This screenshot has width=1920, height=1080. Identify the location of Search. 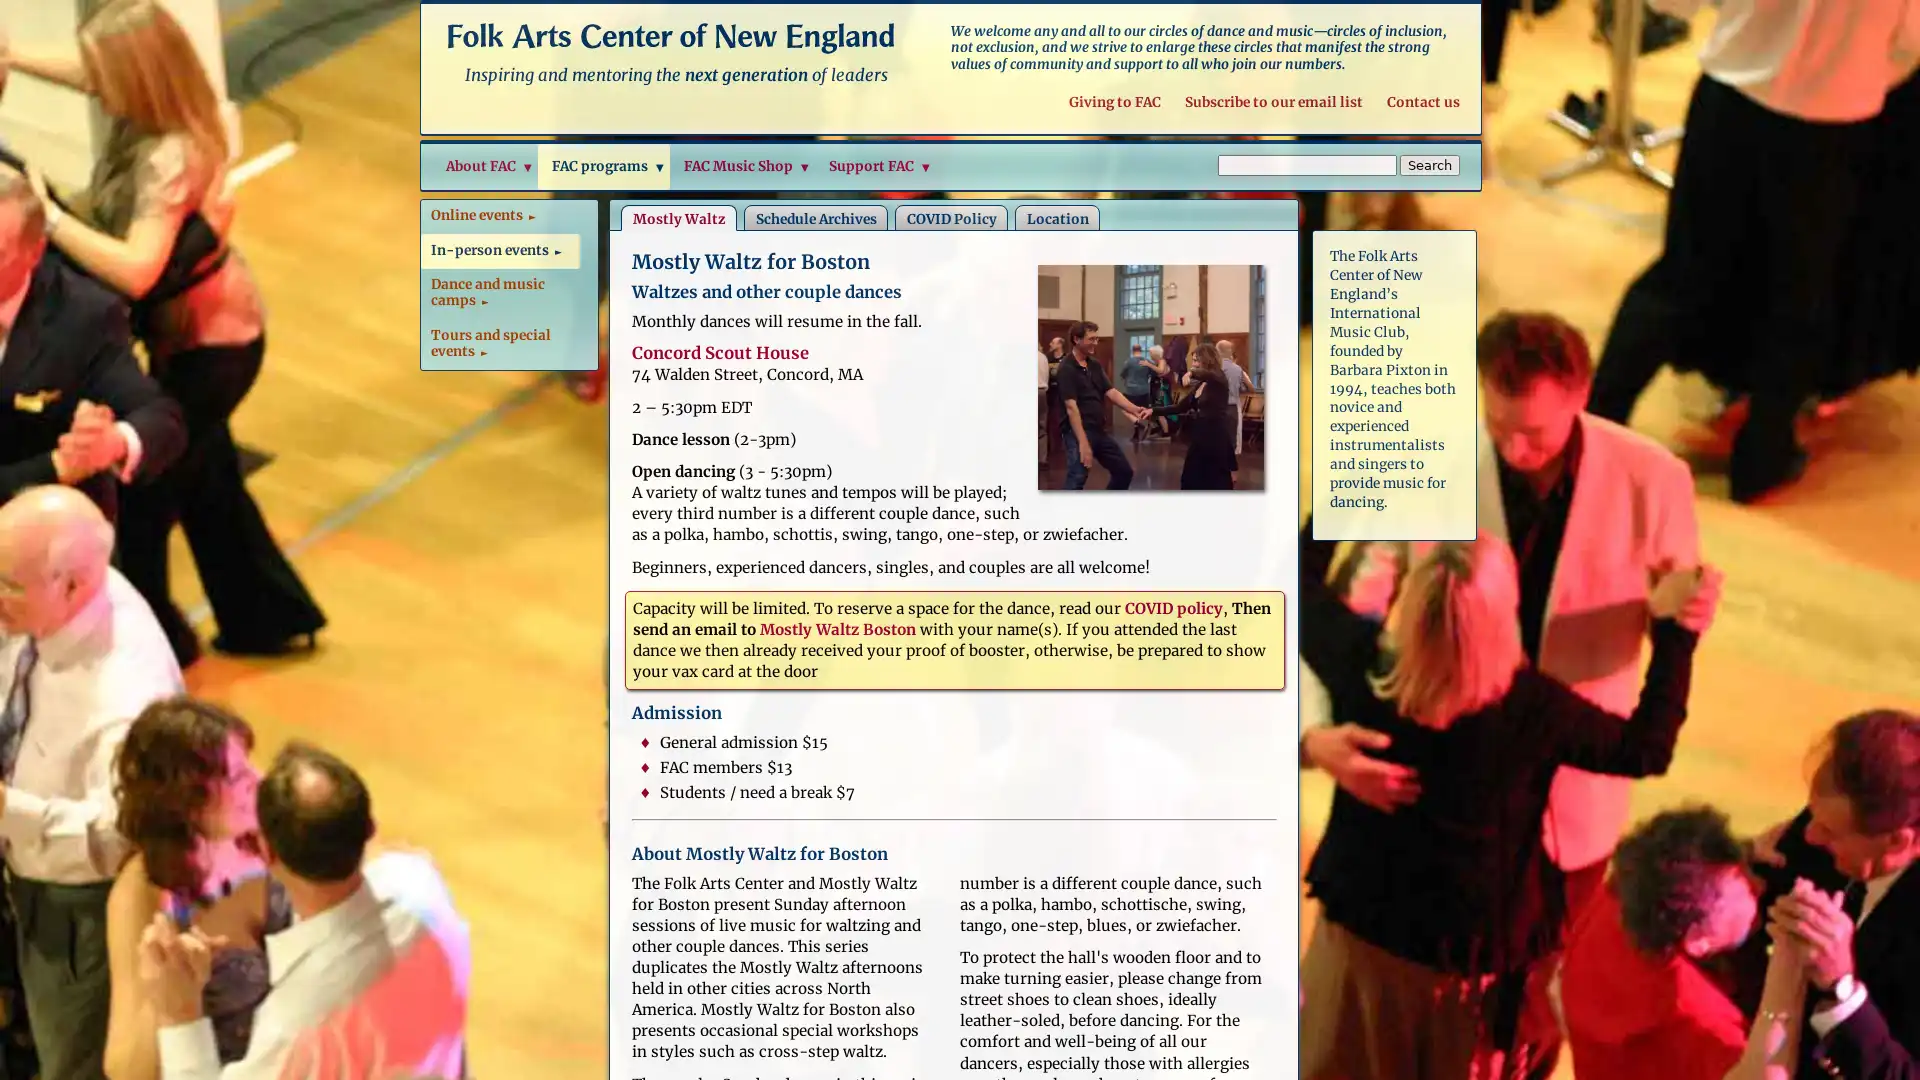
(1429, 163).